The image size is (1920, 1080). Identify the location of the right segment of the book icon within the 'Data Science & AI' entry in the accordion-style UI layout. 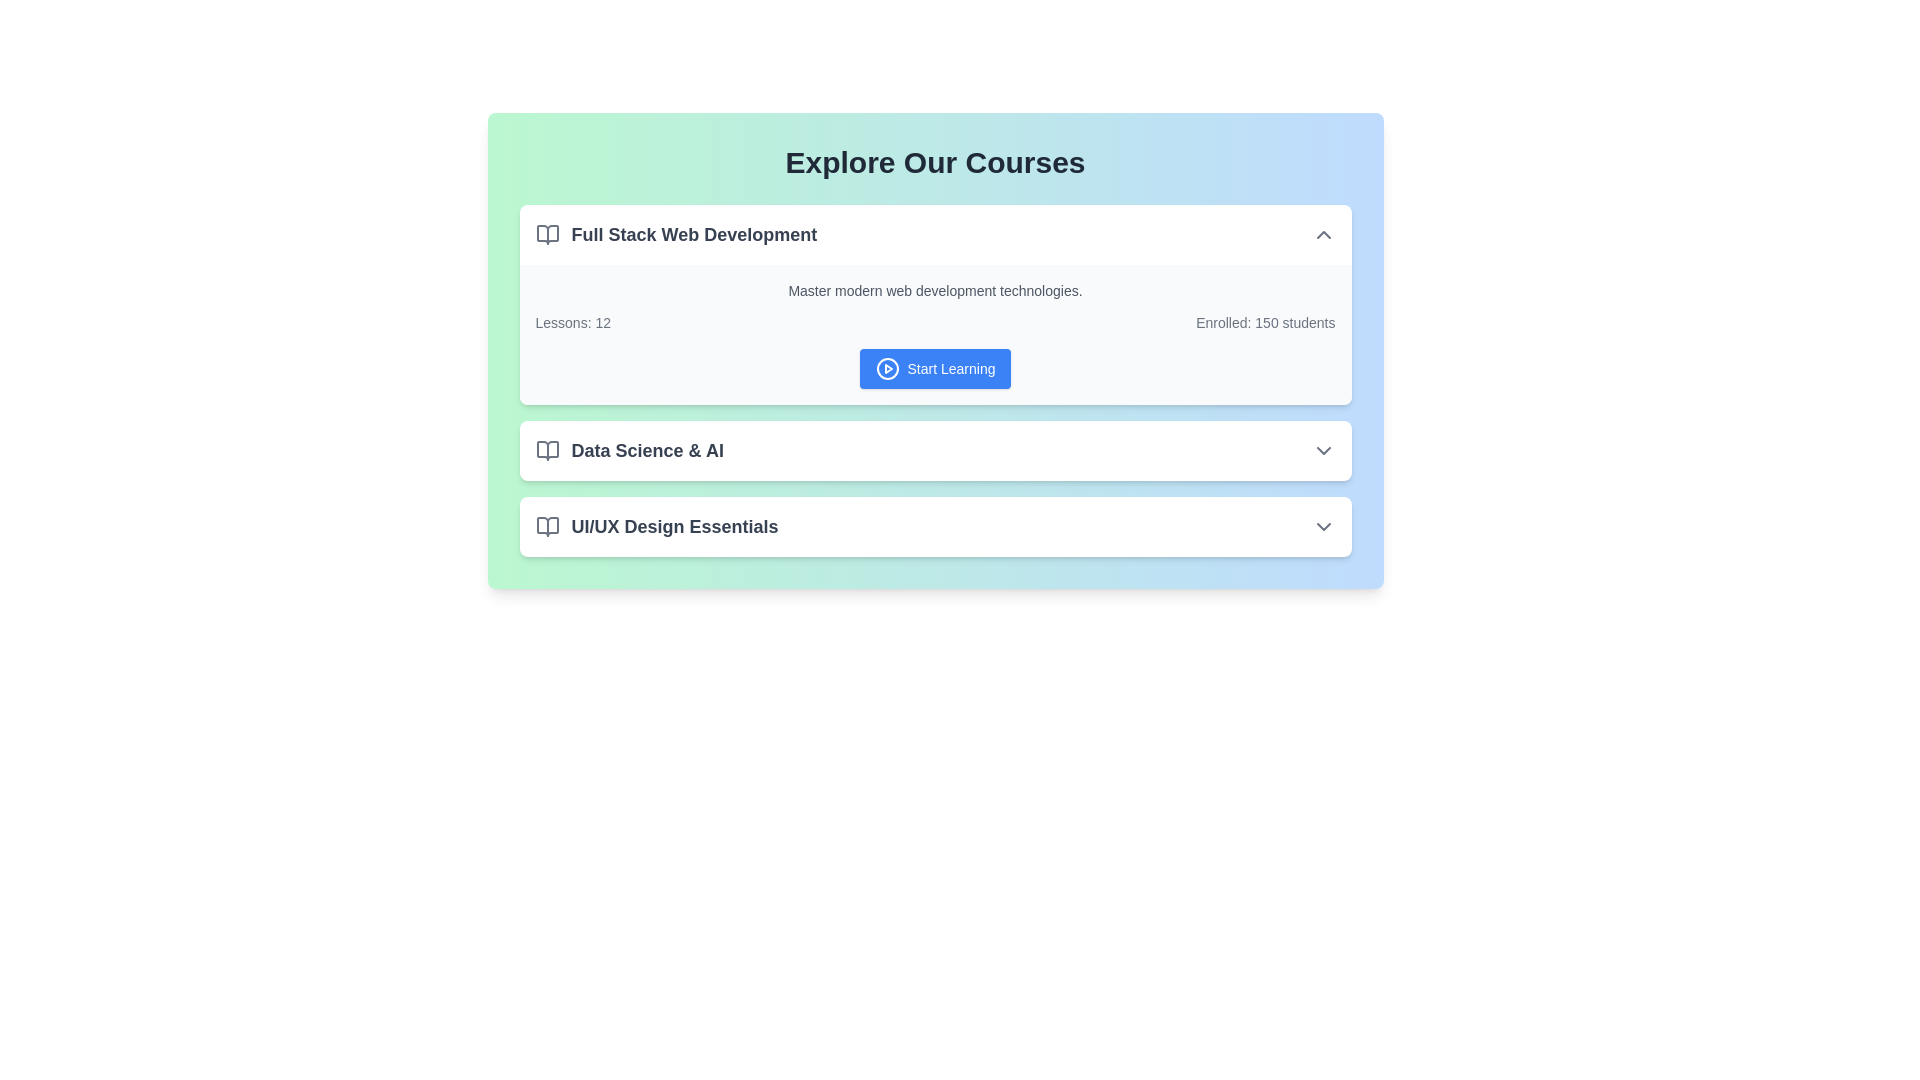
(547, 451).